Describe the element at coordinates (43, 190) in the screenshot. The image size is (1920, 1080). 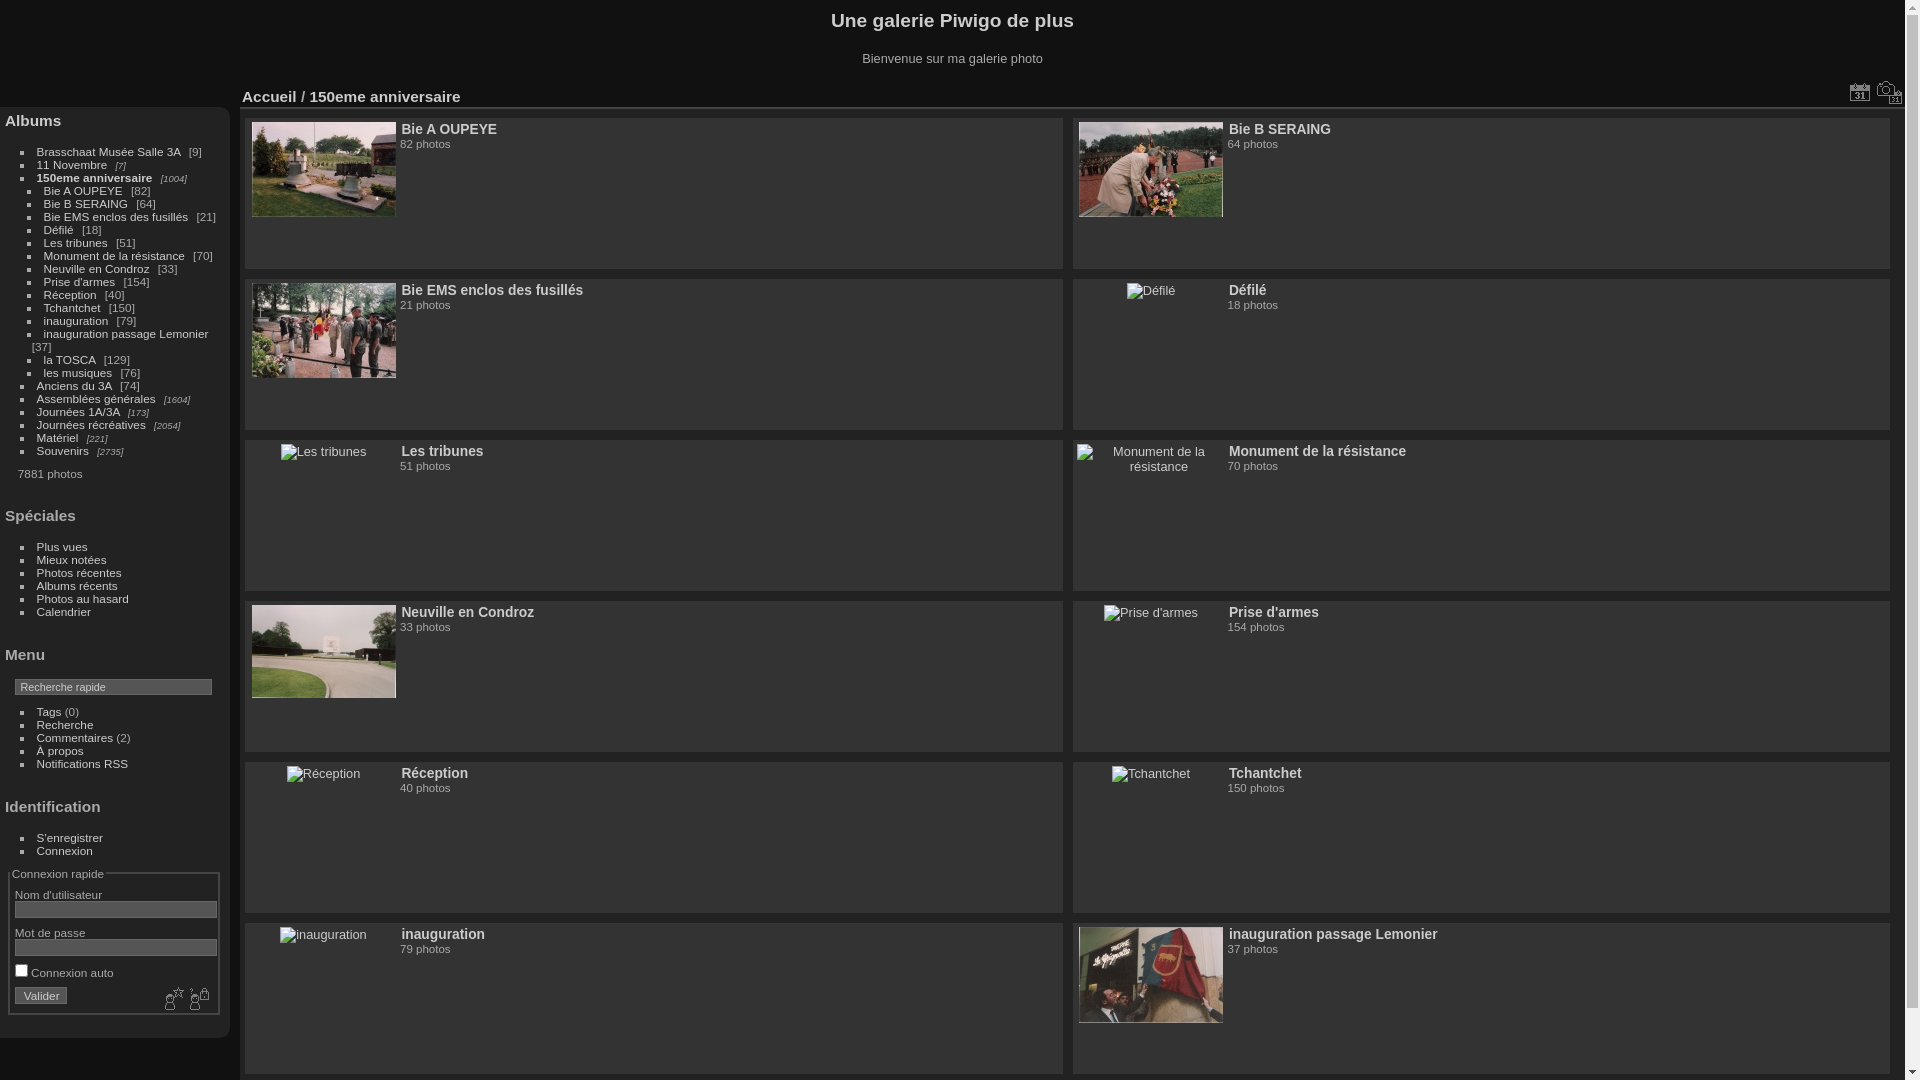
I see `'Bie A OUPEYE'` at that location.